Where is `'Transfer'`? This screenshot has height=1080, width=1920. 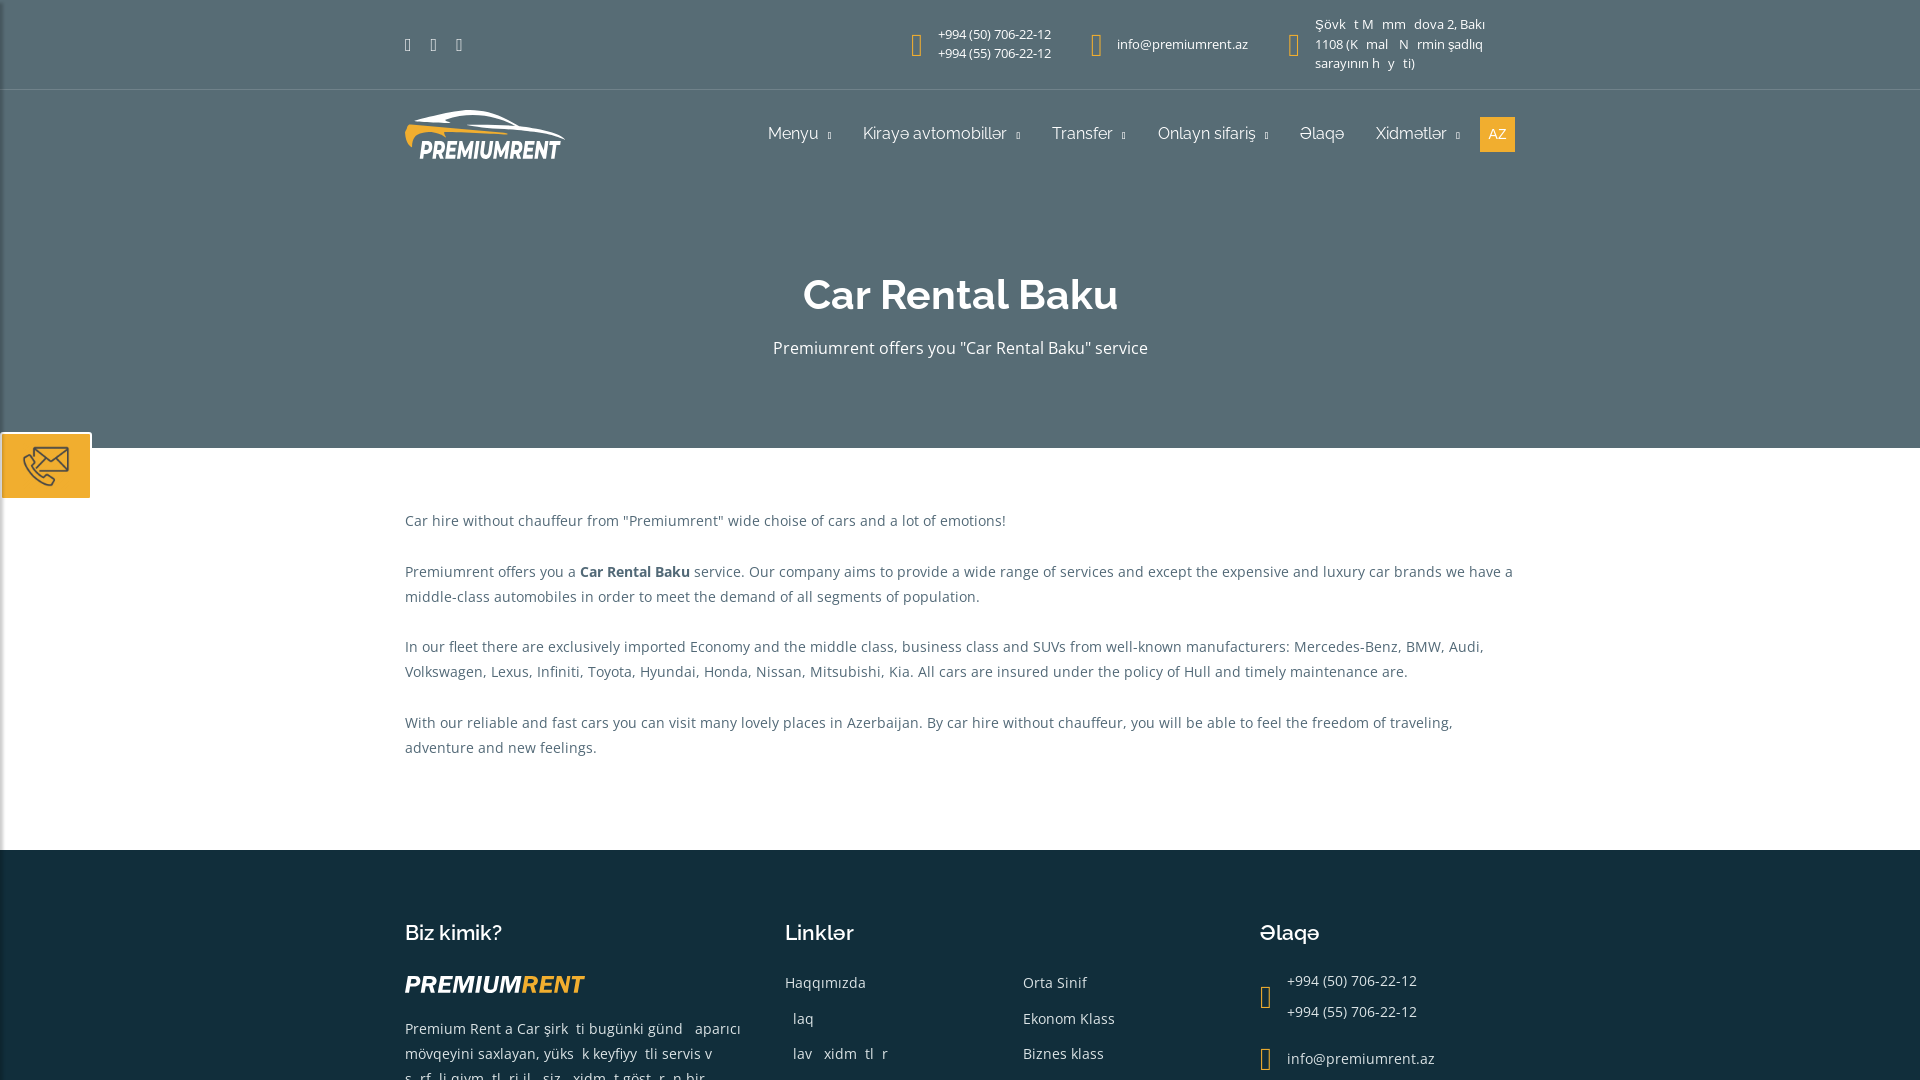 'Transfer' is located at coordinates (1088, 134).